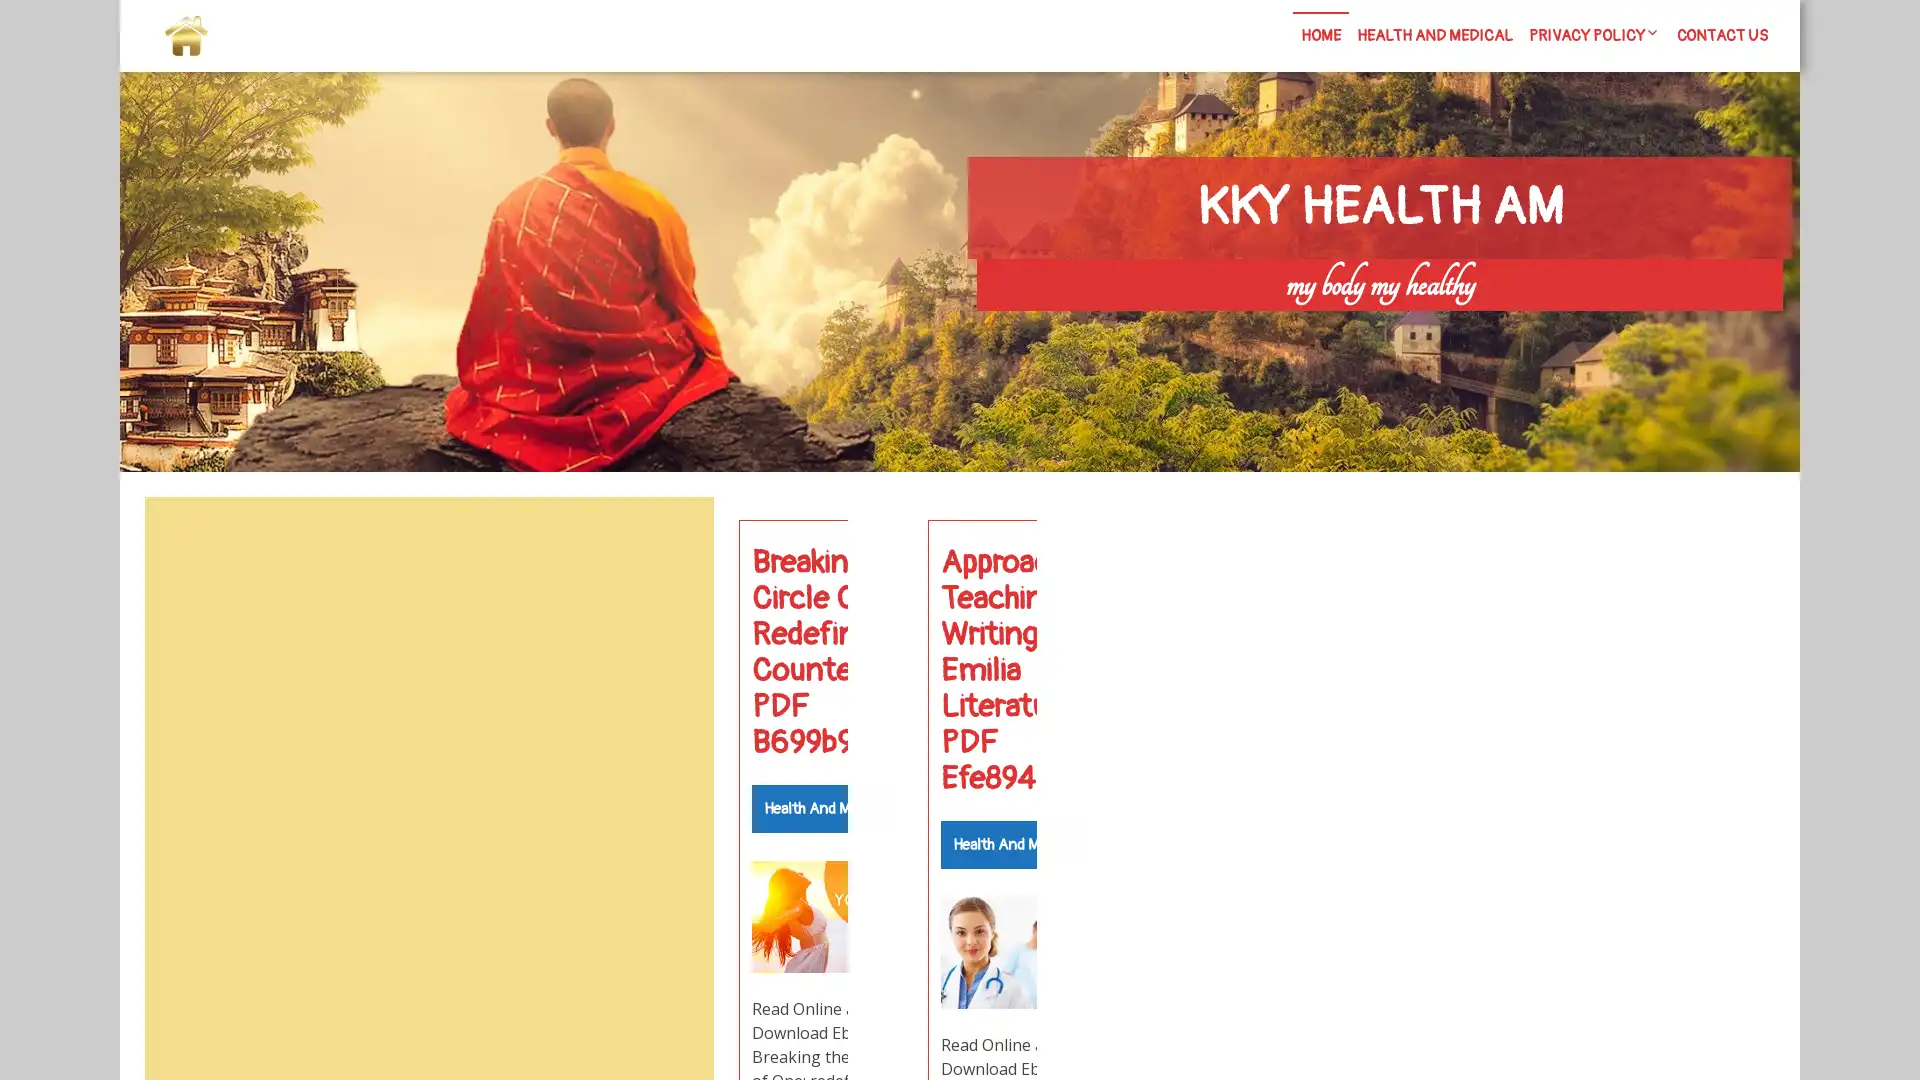 This screenshot has height=1080, width=1920. I want to click on Search, so click(1557, 327).